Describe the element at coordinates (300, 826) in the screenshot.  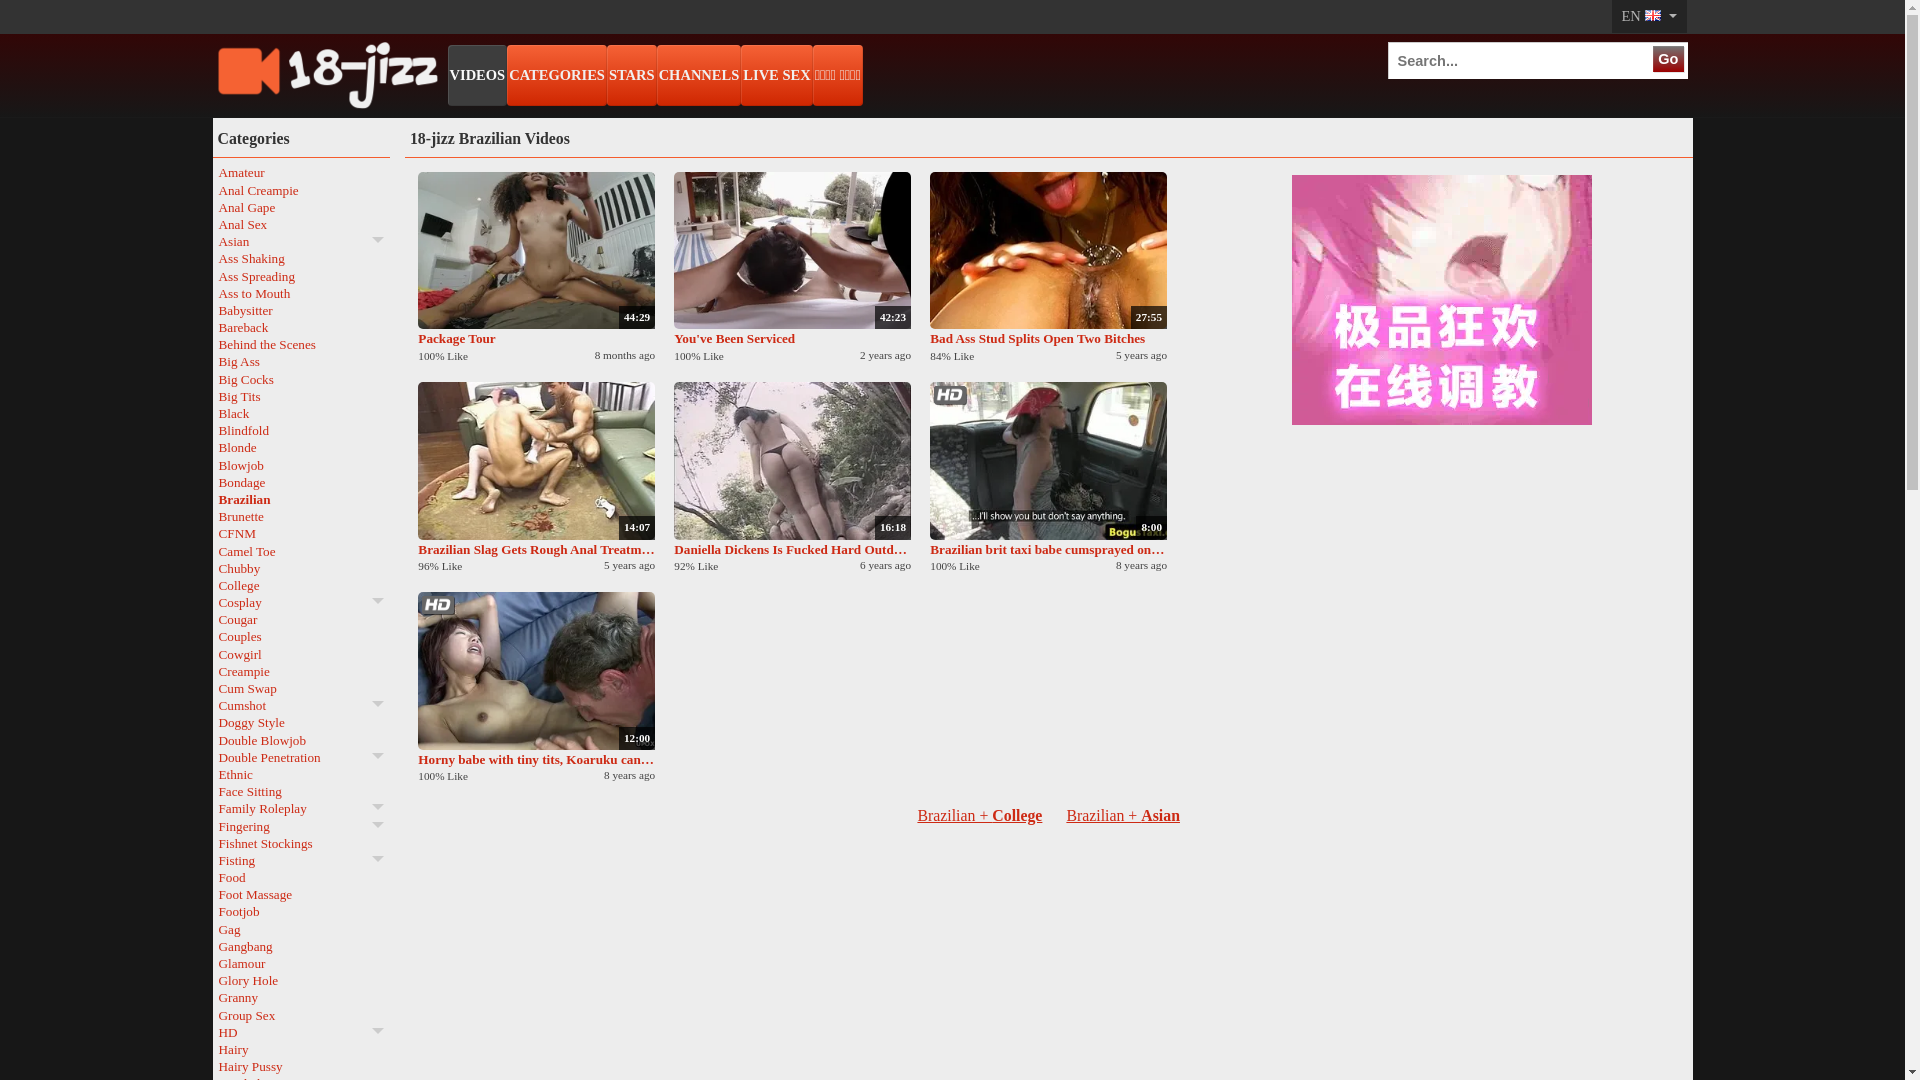
I see `'Fingering'` at that location.